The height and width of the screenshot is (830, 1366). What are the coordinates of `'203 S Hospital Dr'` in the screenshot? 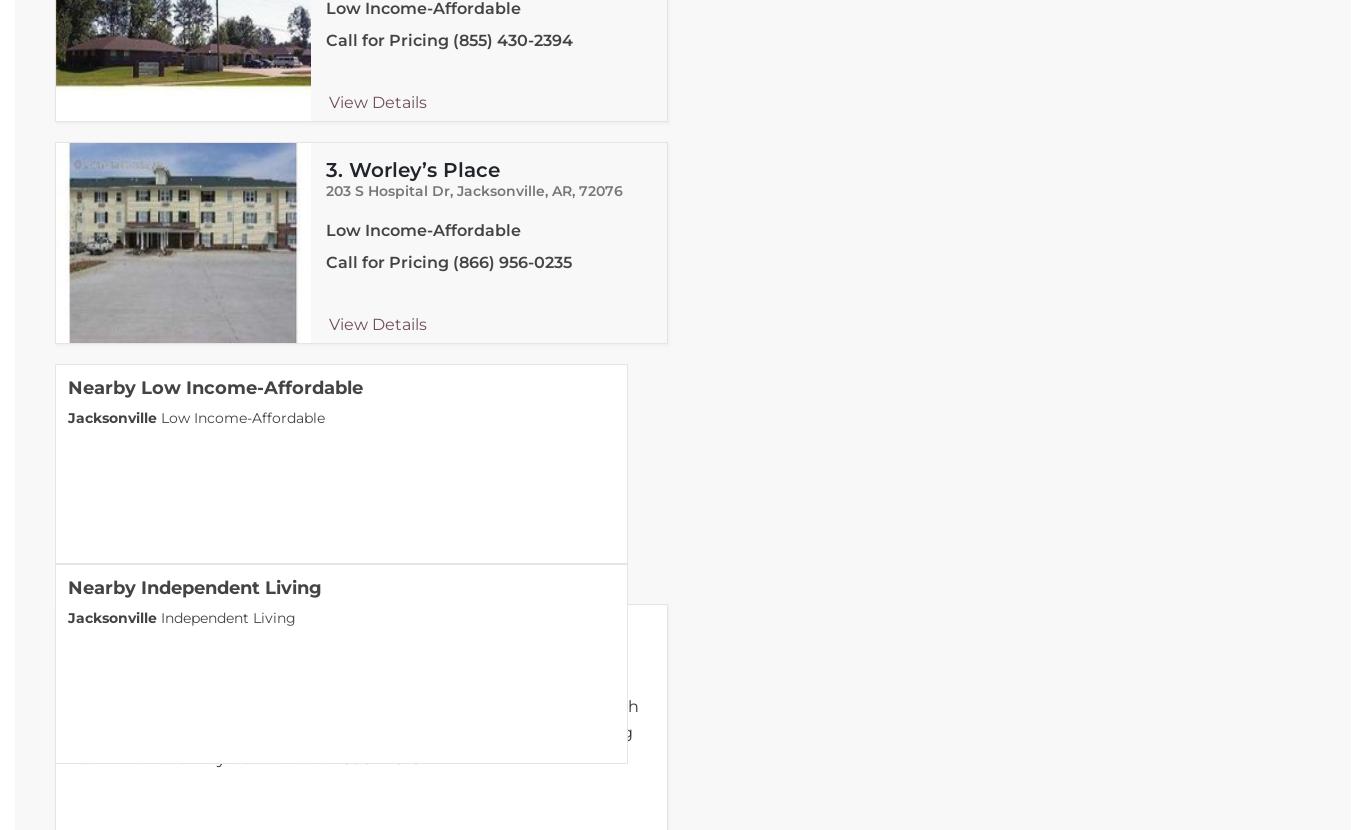 It's located at (385, 190).